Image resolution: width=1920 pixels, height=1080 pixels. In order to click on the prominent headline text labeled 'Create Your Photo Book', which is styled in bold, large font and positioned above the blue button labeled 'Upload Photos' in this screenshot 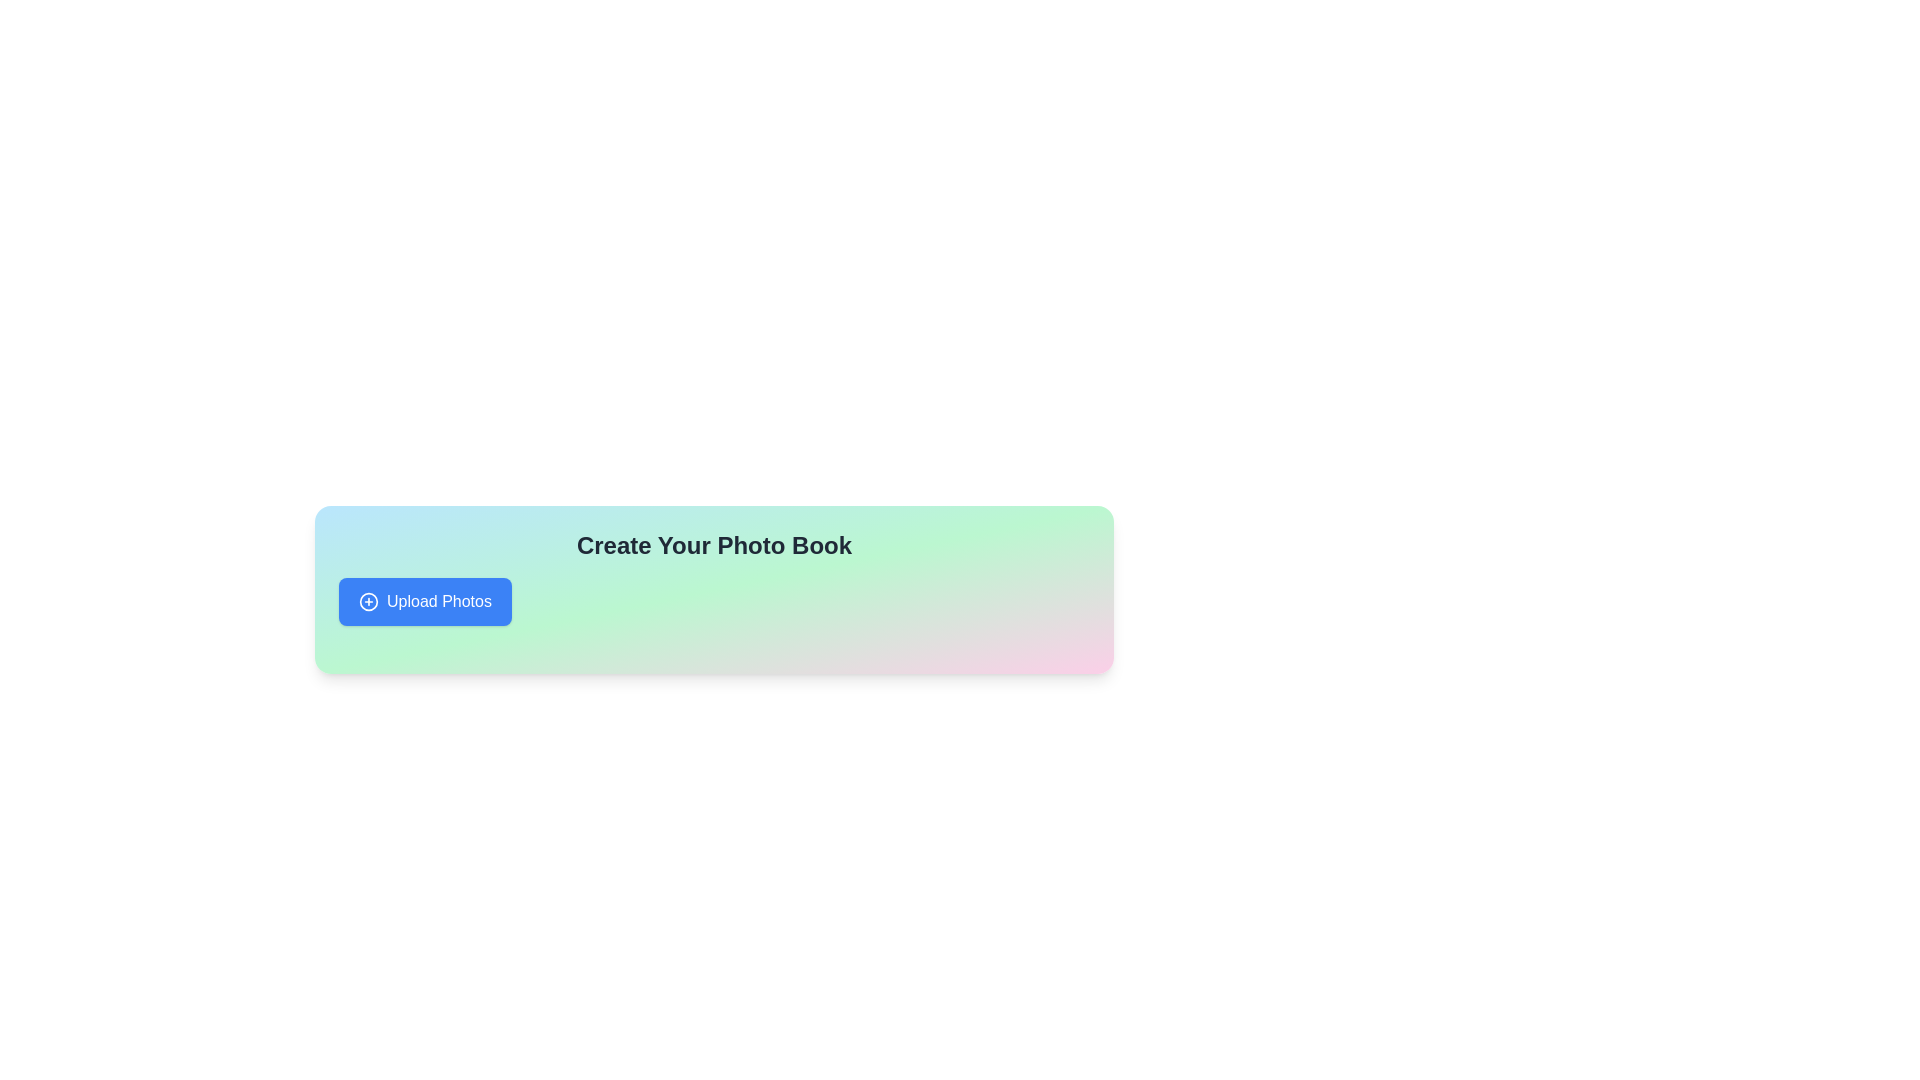, I will do `click(714, 546)`.